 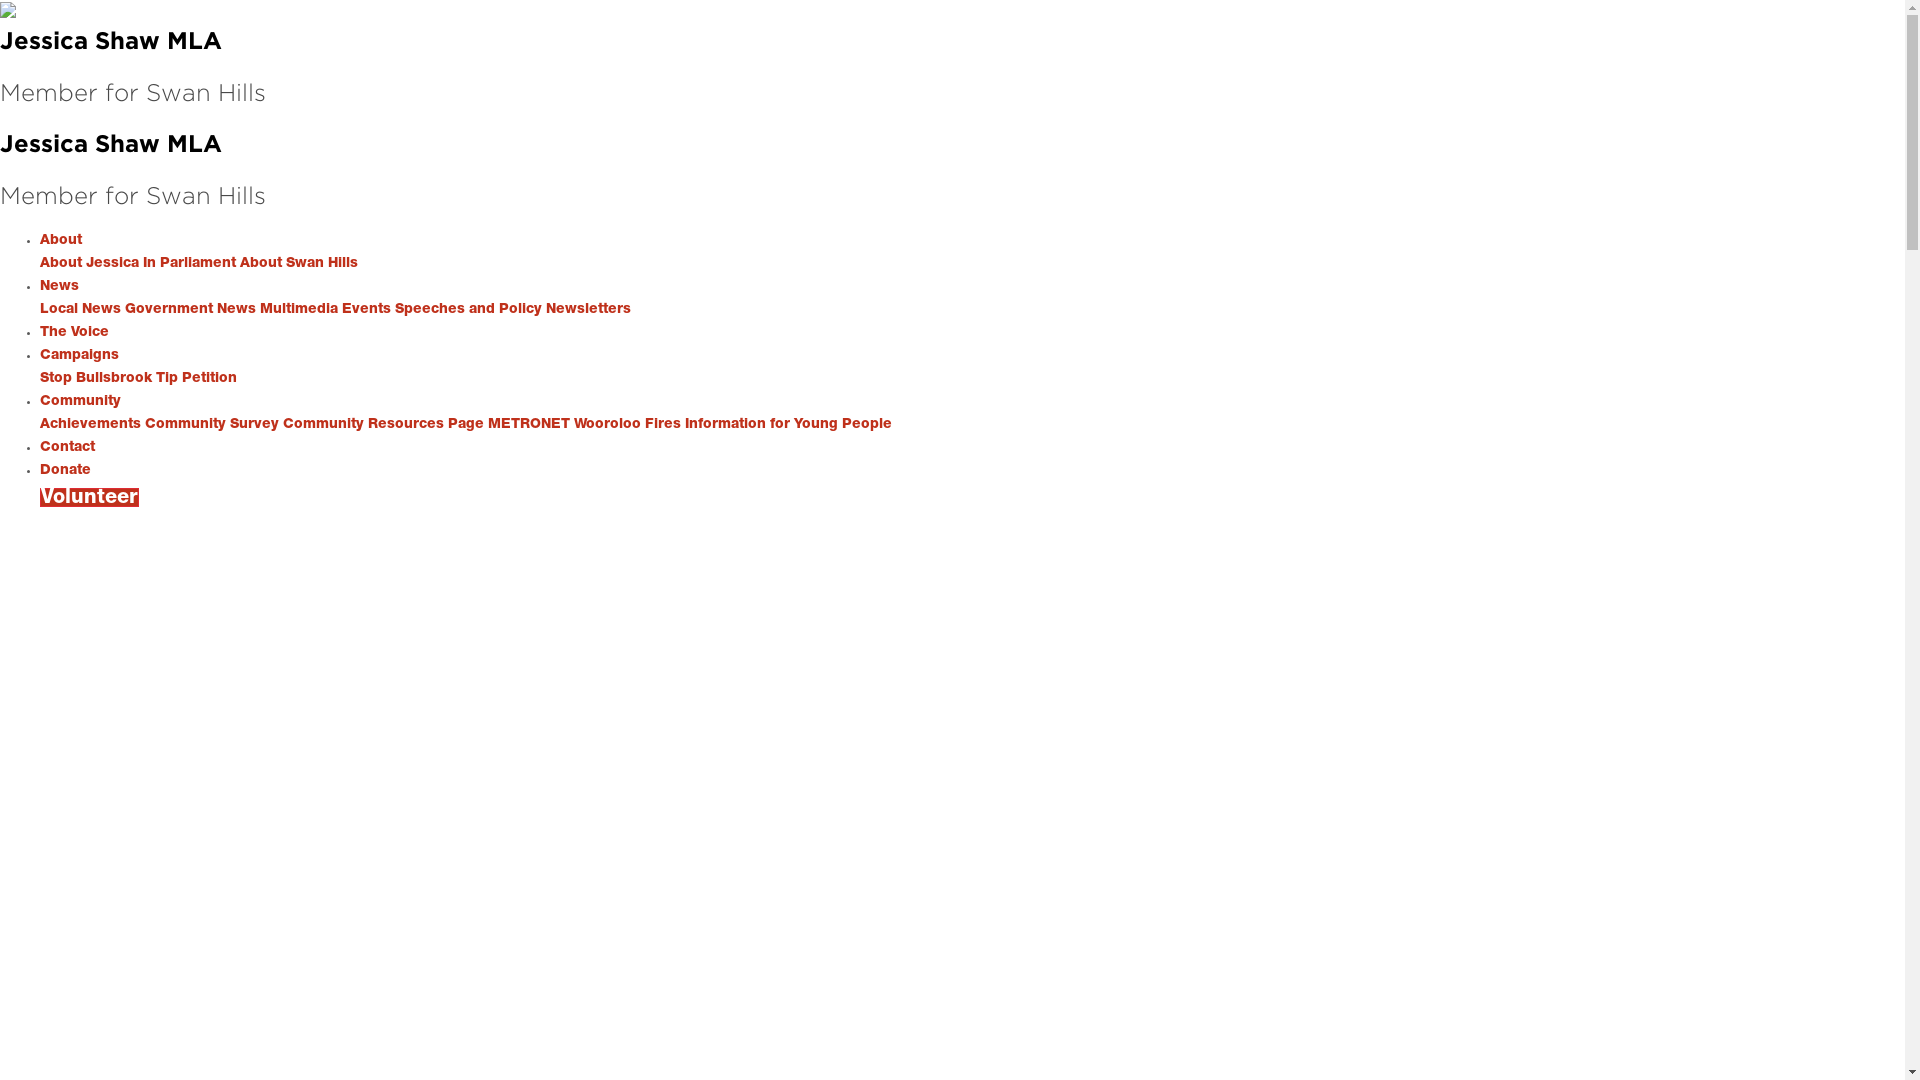 What do you see at coordinates (366, 308) in the screenshot?
I see `'Events'` at bounding box center [366, 308].